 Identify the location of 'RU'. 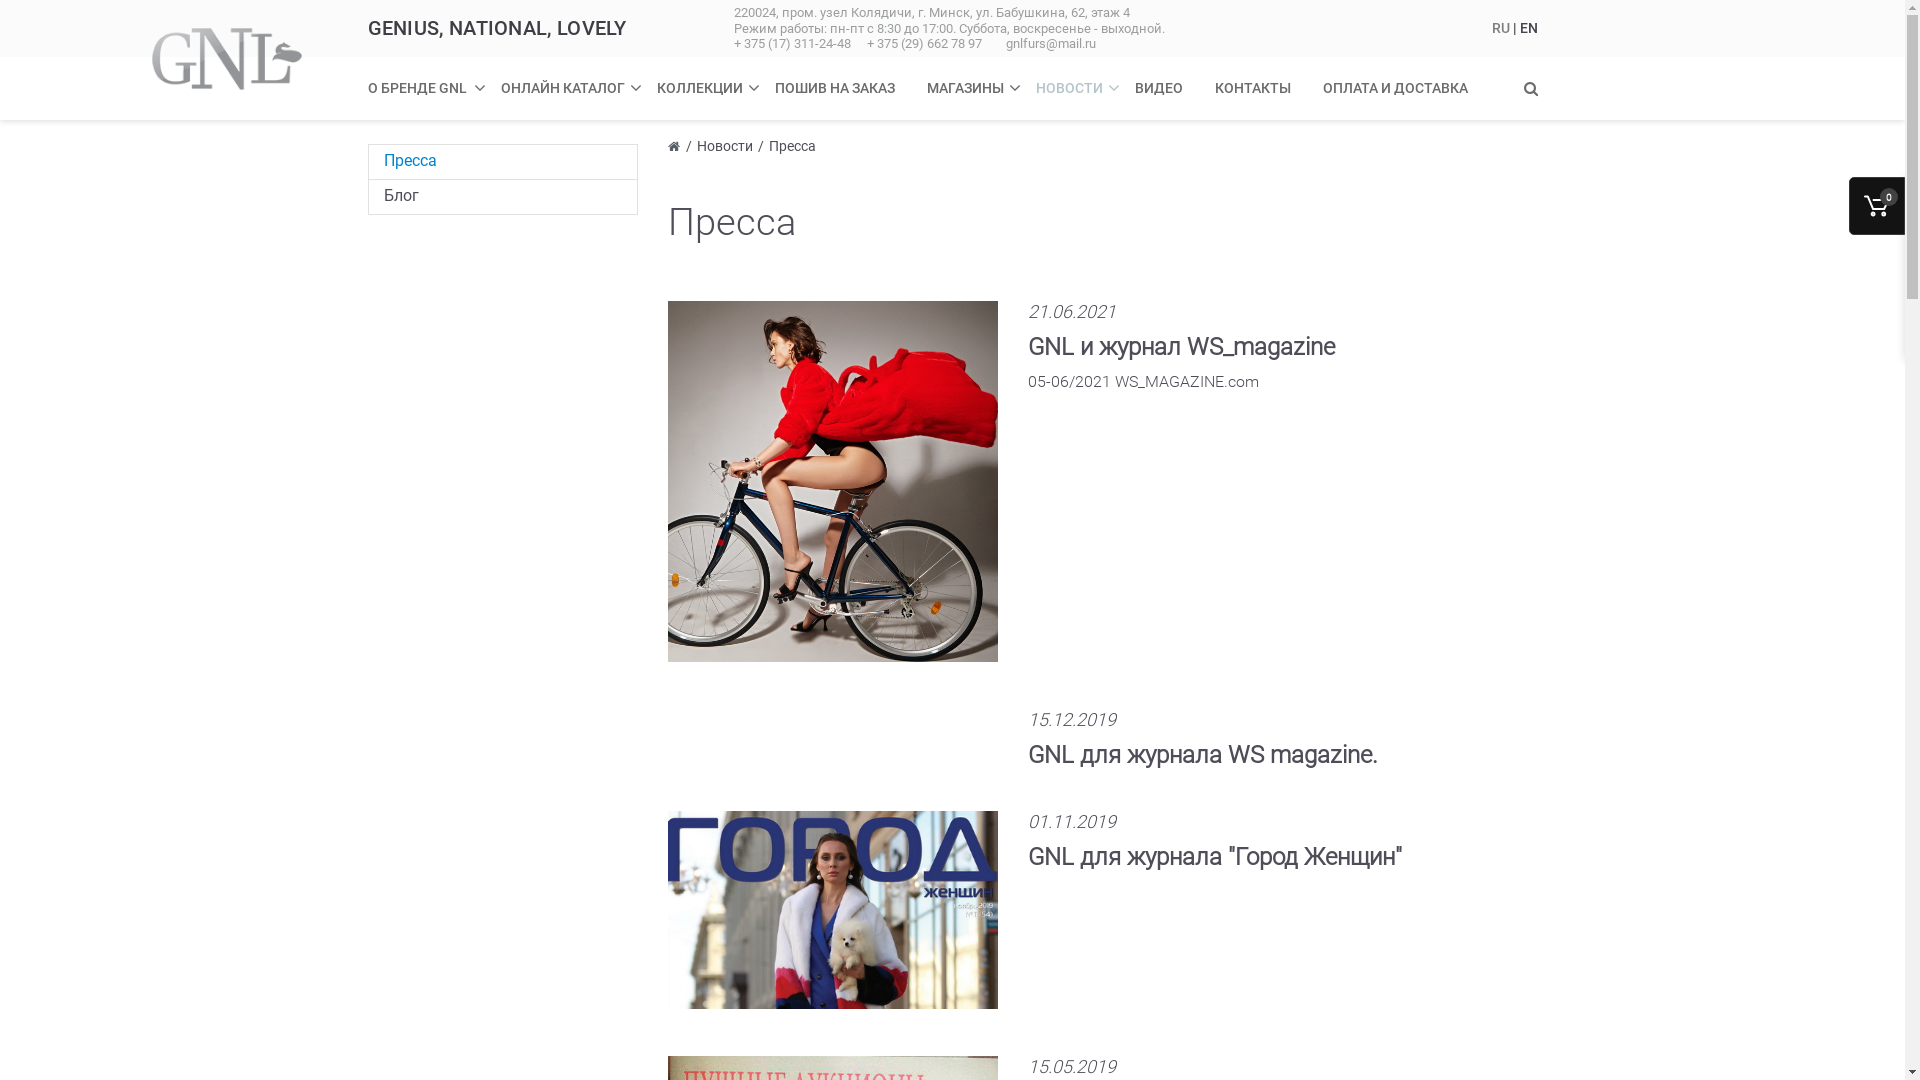
(1502, 27).